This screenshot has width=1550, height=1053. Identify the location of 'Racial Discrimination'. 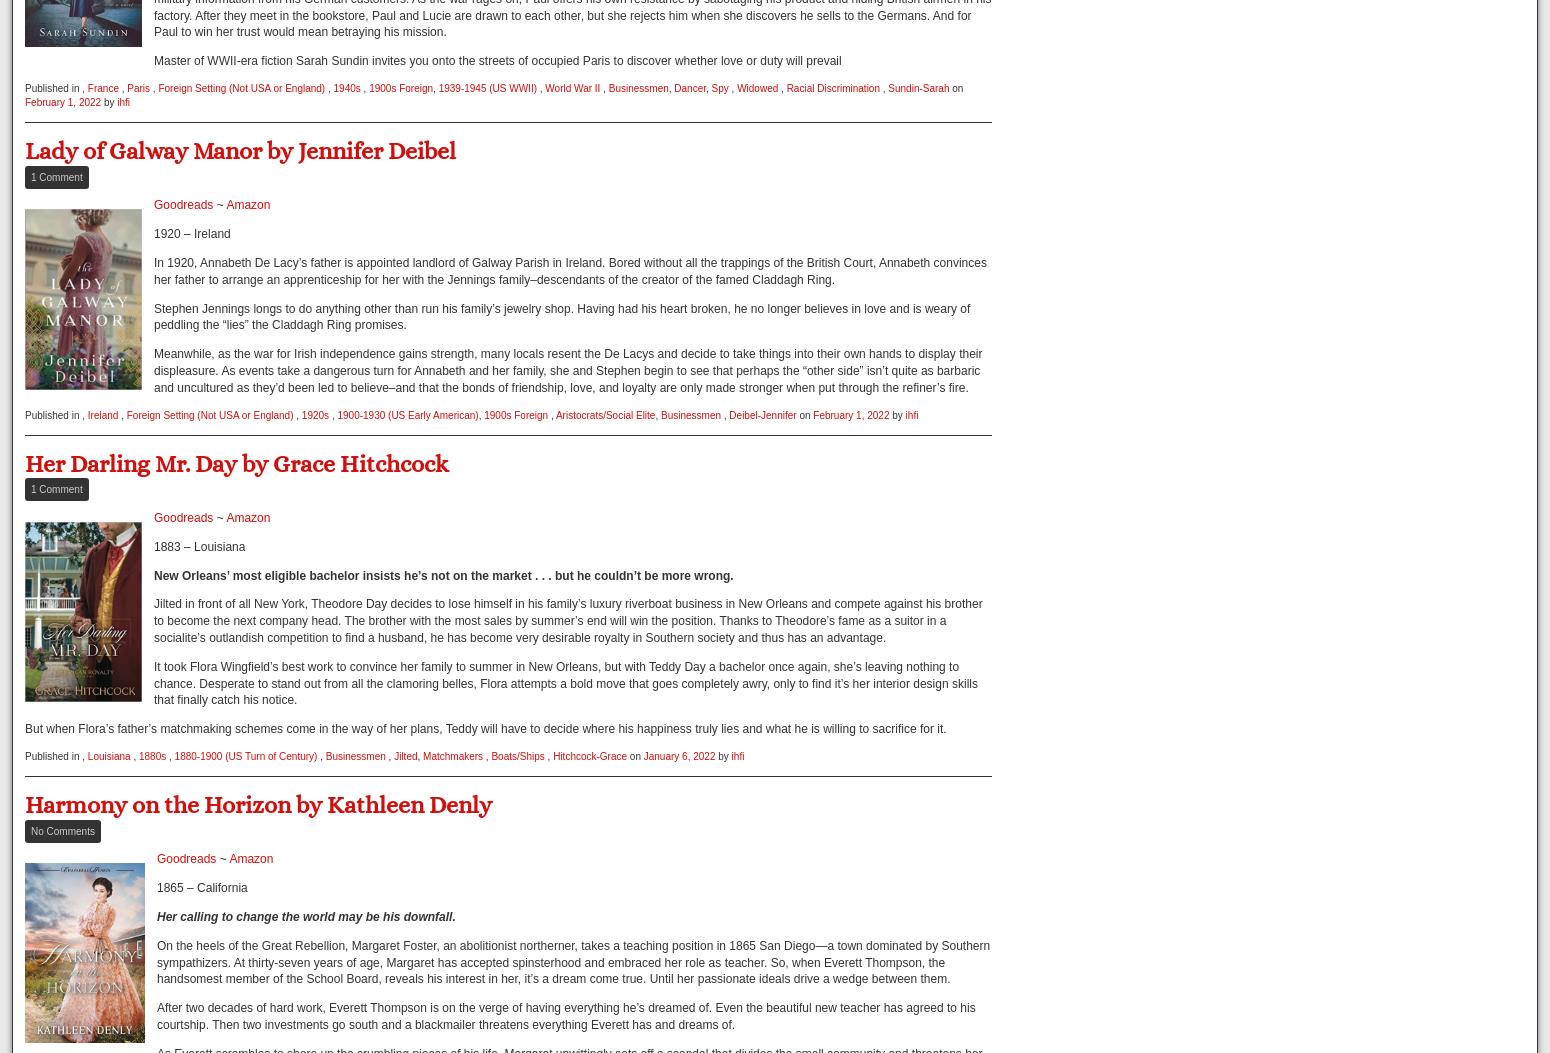
(831, 87).